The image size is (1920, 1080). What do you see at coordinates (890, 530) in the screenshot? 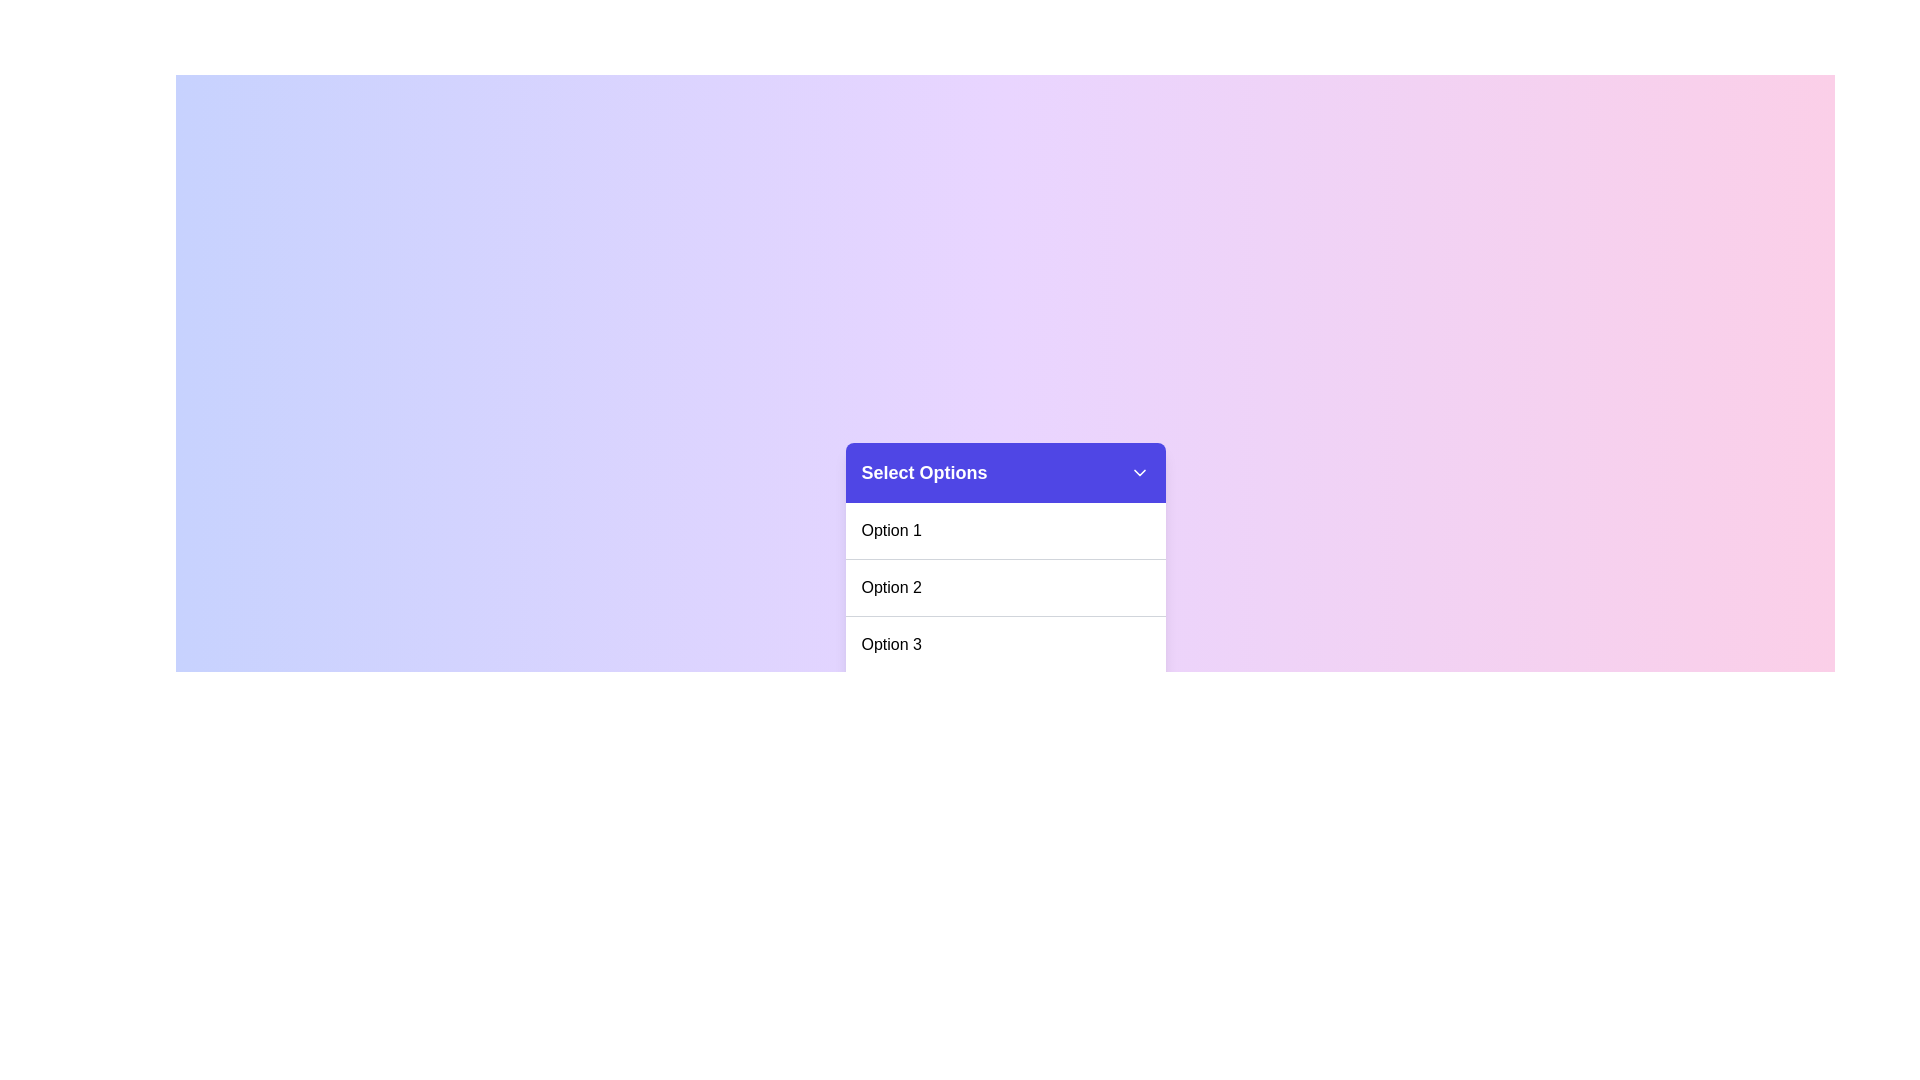
I see `to select the first option labeled 'Option 1' in the dropdown menu located below the header 'Select Options'` at bounding box center [890, 530].